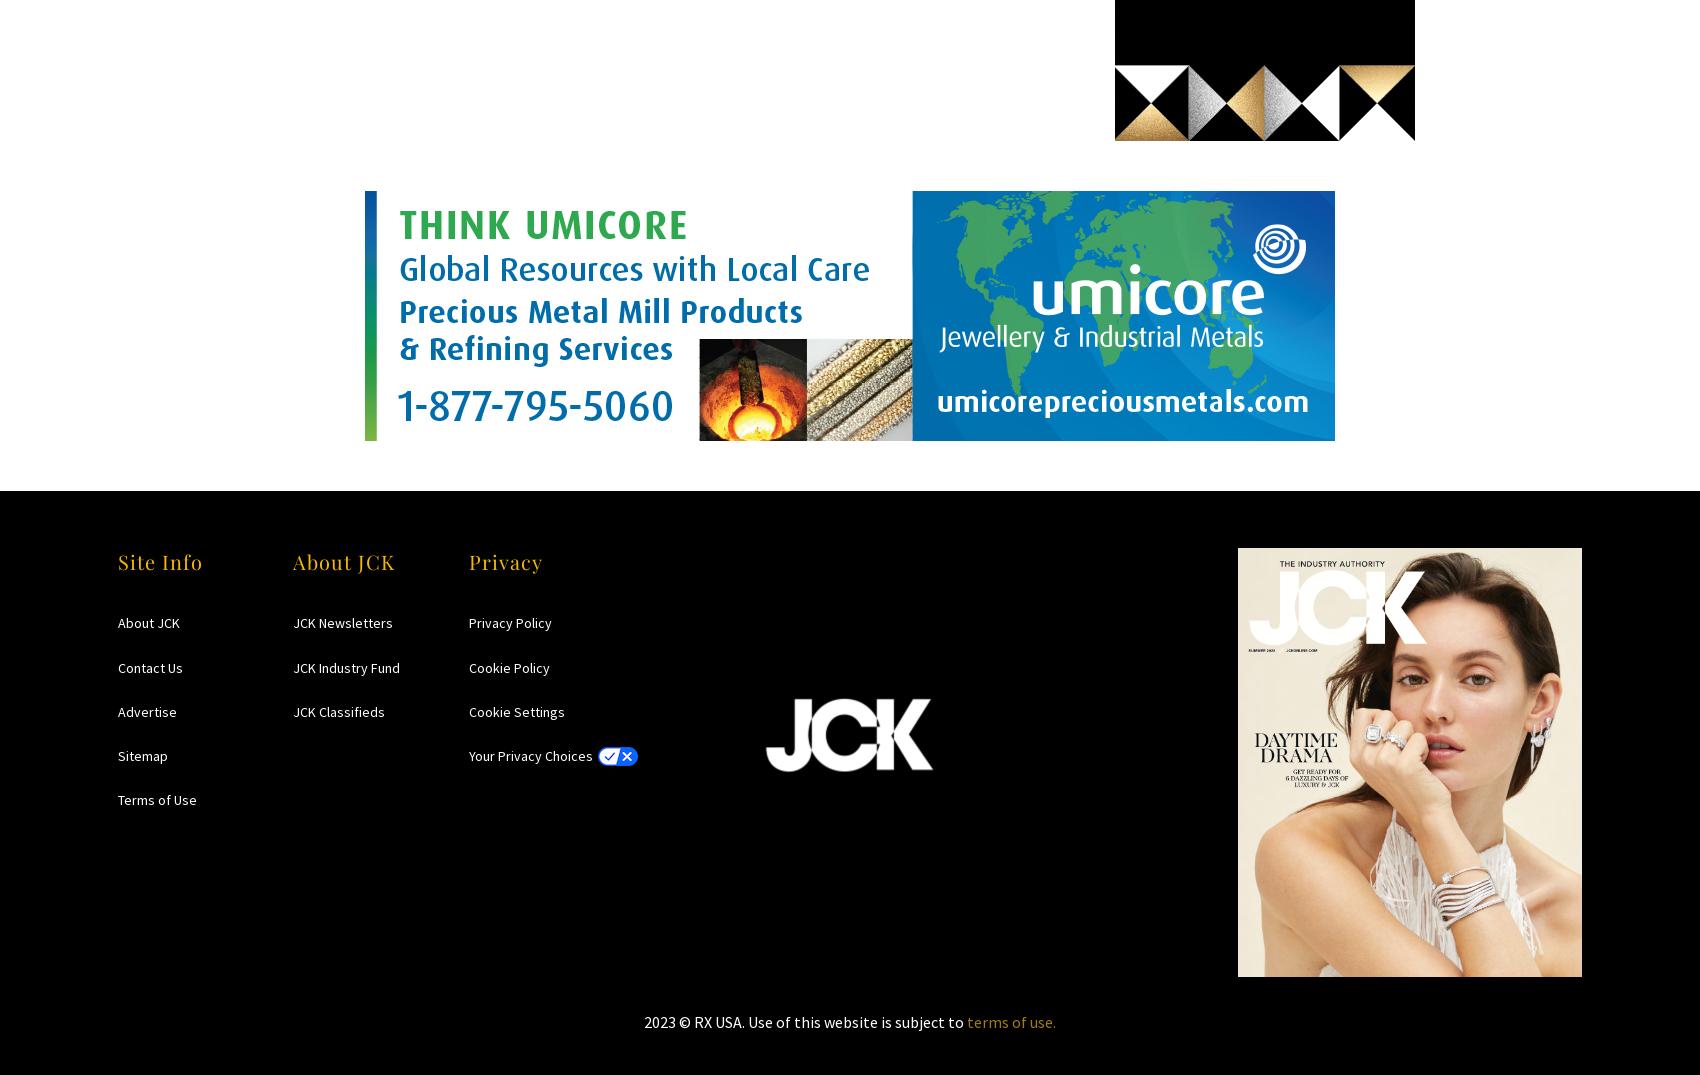 This screenshot has height=1075, width=1700. Describe the element at coordinates (508, 667) in the screenshot. I see `'Cookie Policy'` at that location.